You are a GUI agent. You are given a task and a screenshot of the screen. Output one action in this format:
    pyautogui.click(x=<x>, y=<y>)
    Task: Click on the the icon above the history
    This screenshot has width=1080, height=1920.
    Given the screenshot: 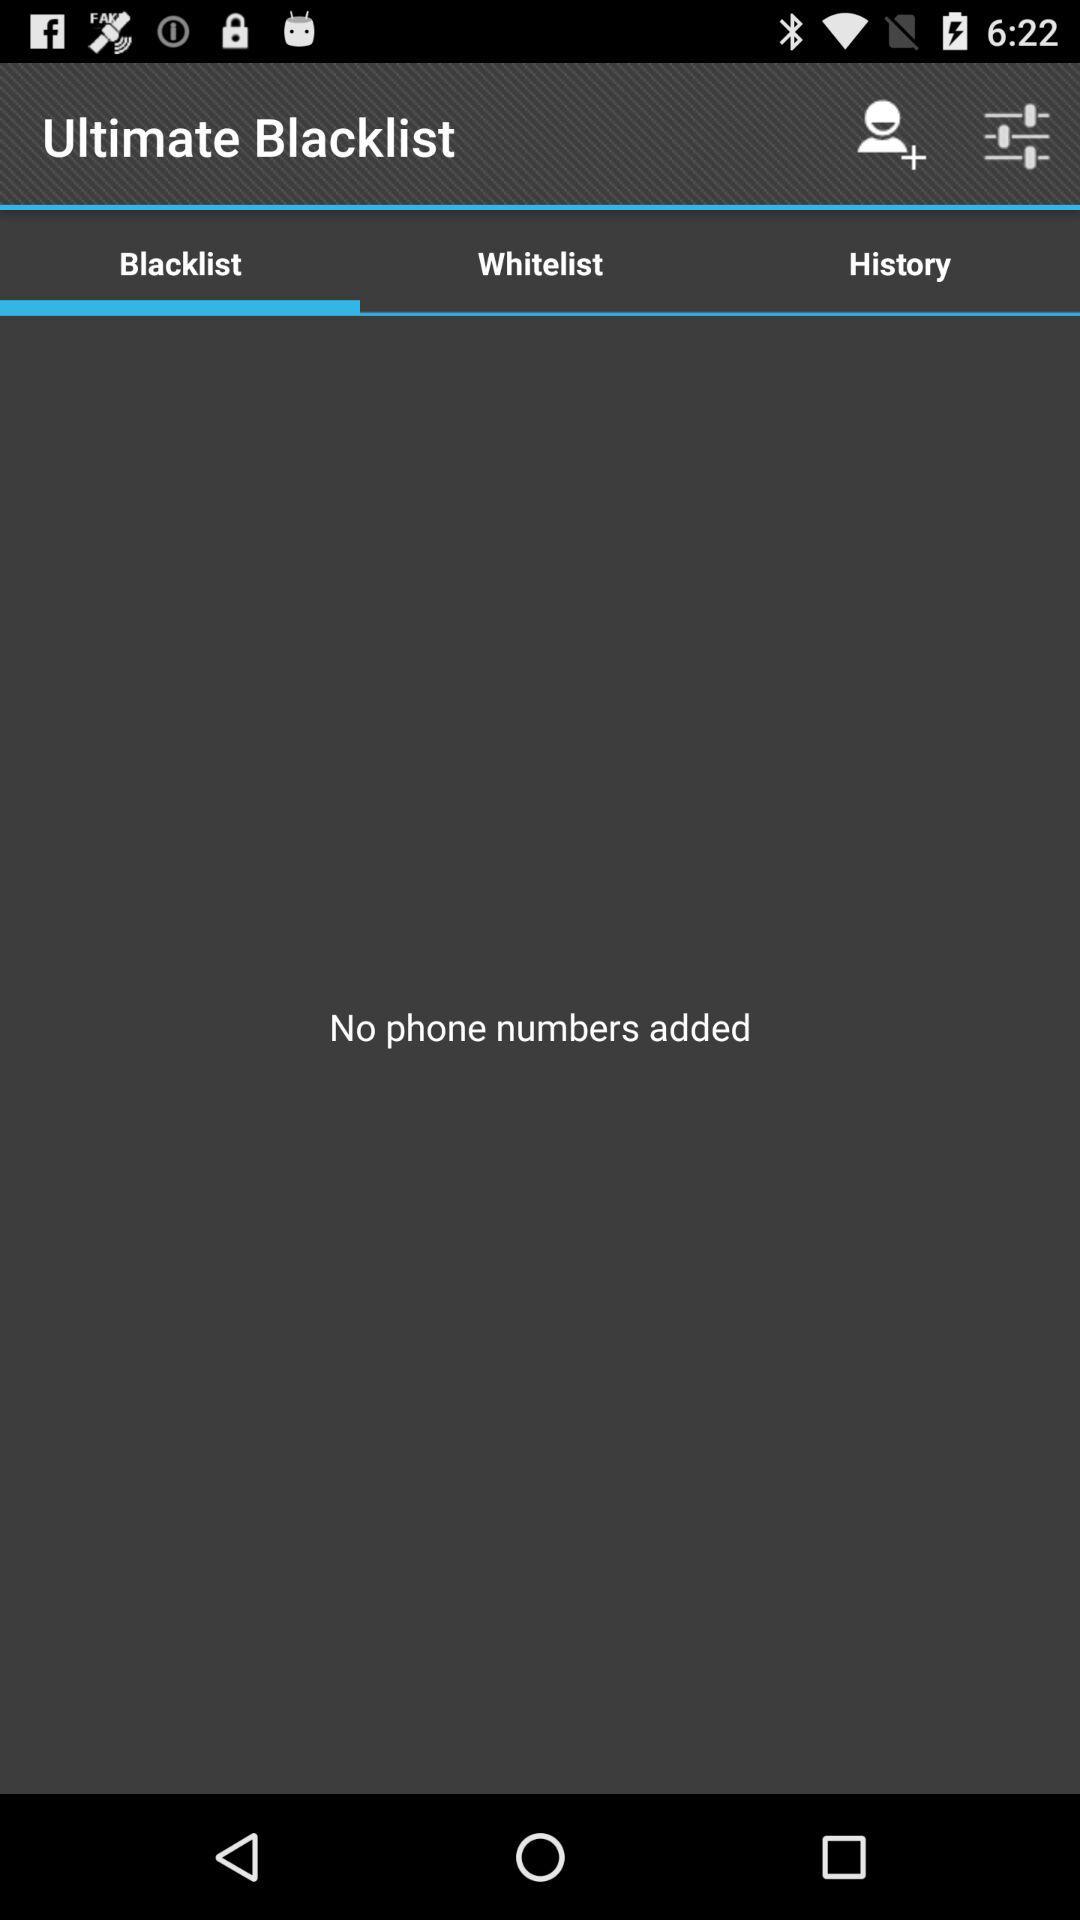 What is the action you would take?
    pyautogui.click(x=1017, y=135)
    